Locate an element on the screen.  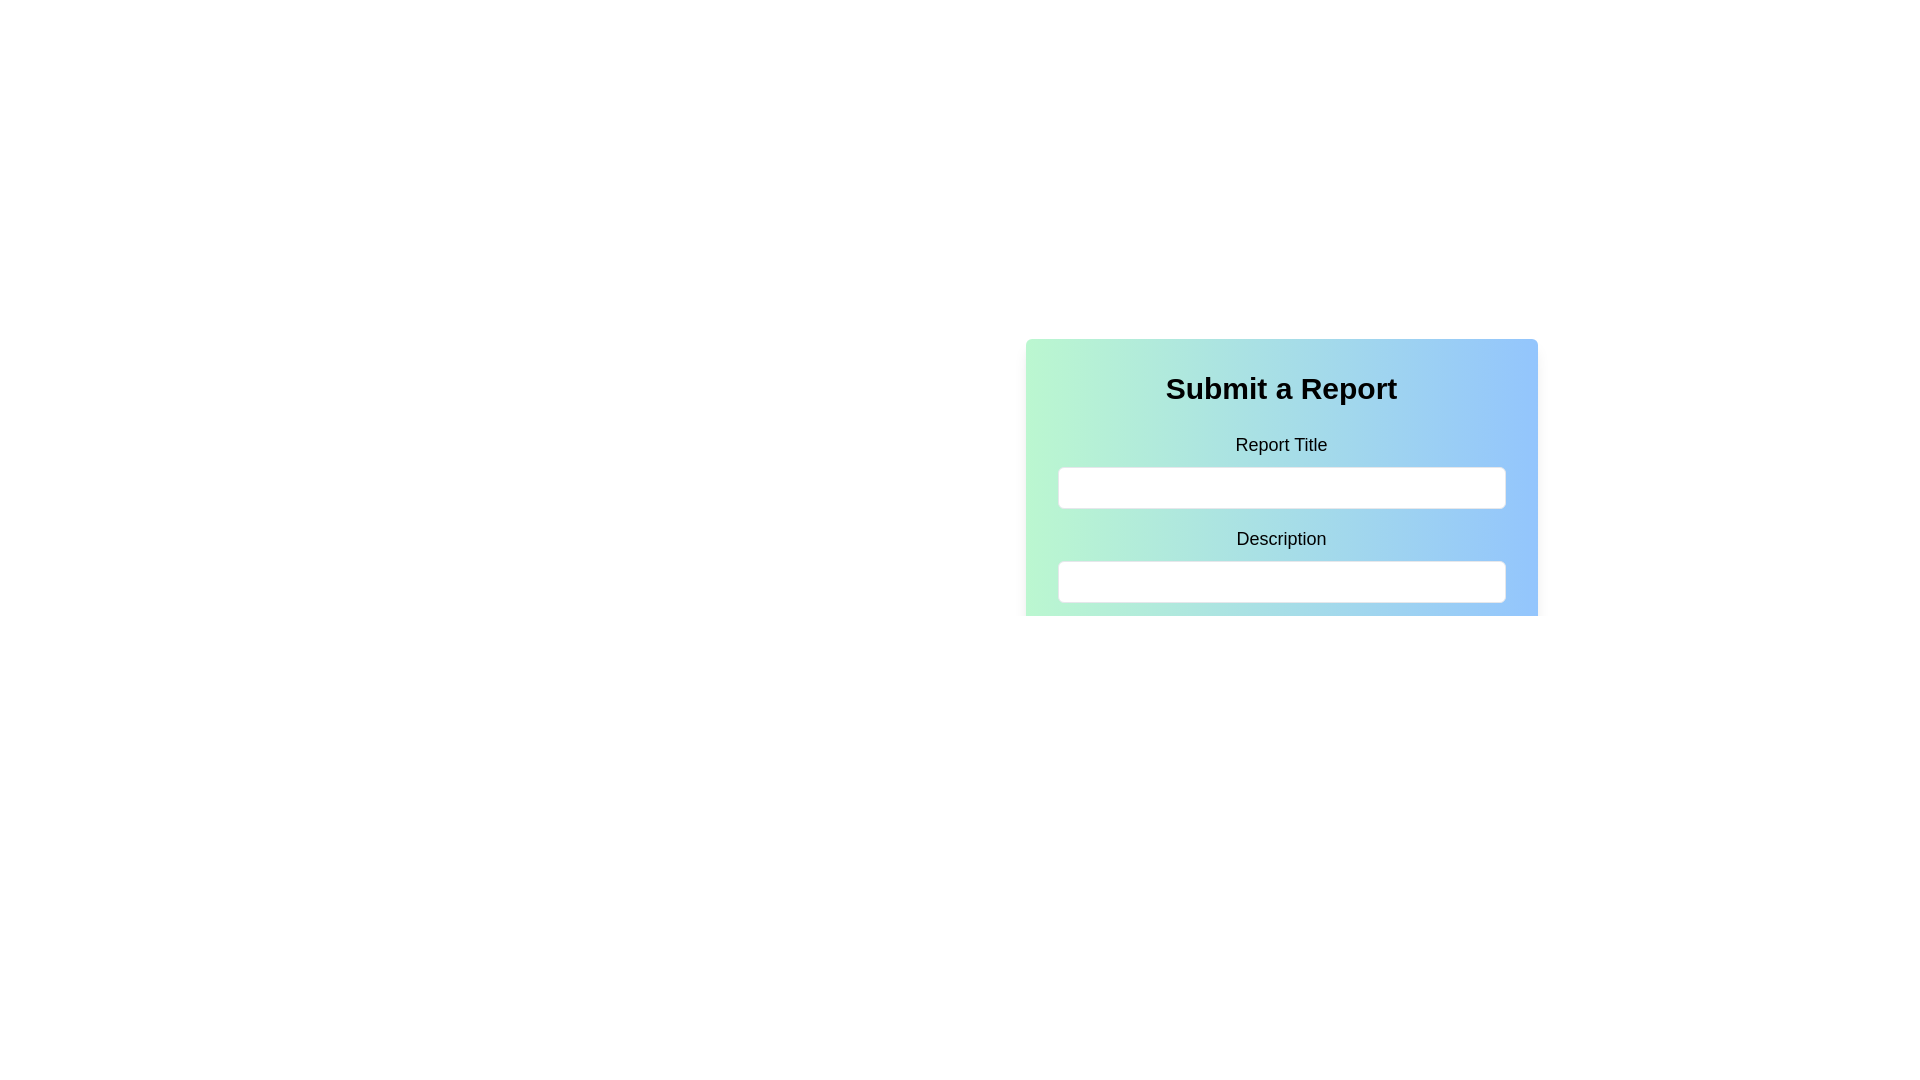
text label that serves as guidance for the input field below it, indicating that it is for entering the report title is located at coordinates (1281, 443).